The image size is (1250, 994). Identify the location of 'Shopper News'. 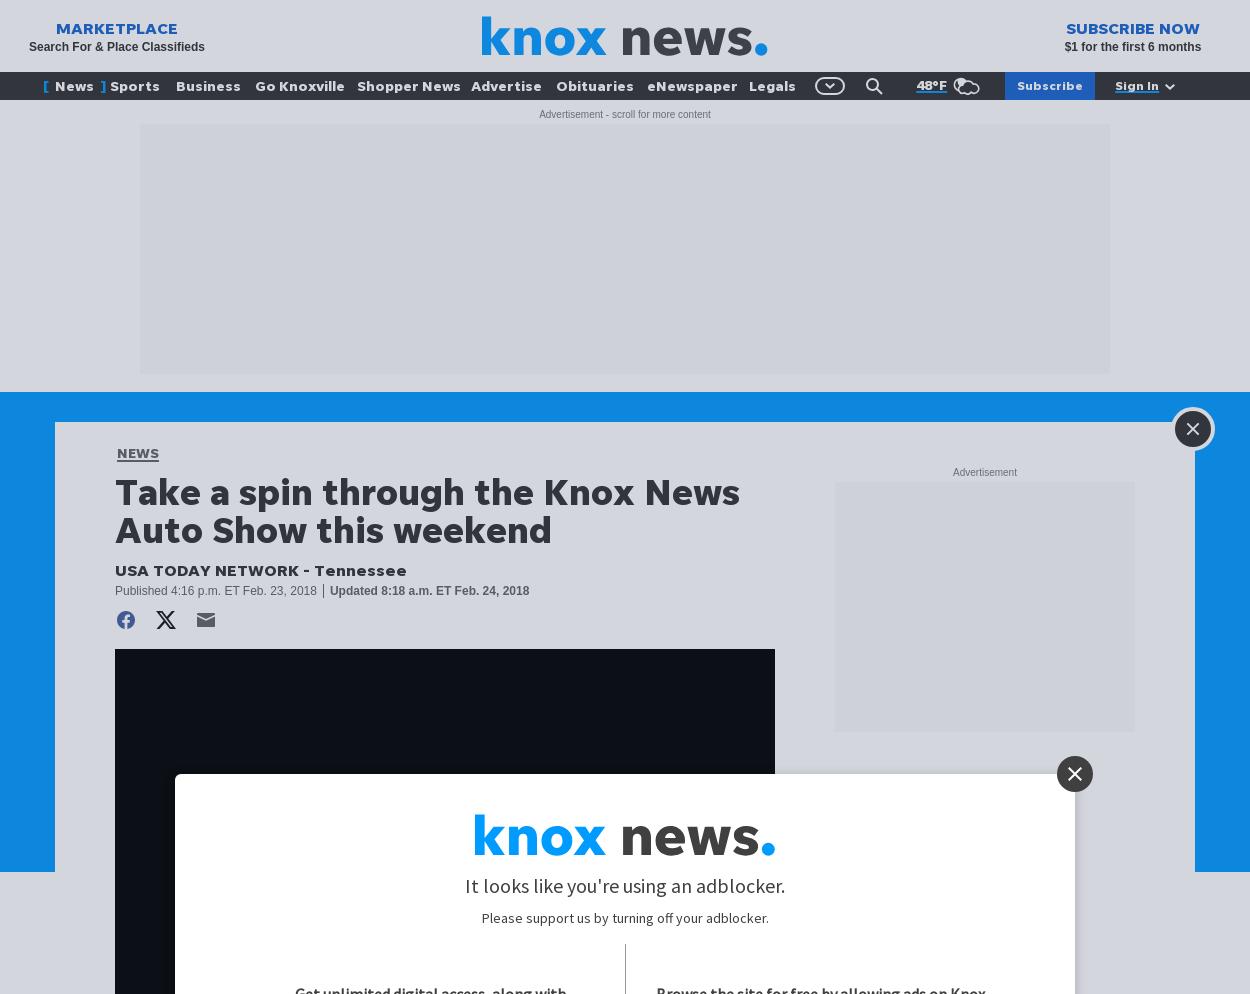
(408, 85).